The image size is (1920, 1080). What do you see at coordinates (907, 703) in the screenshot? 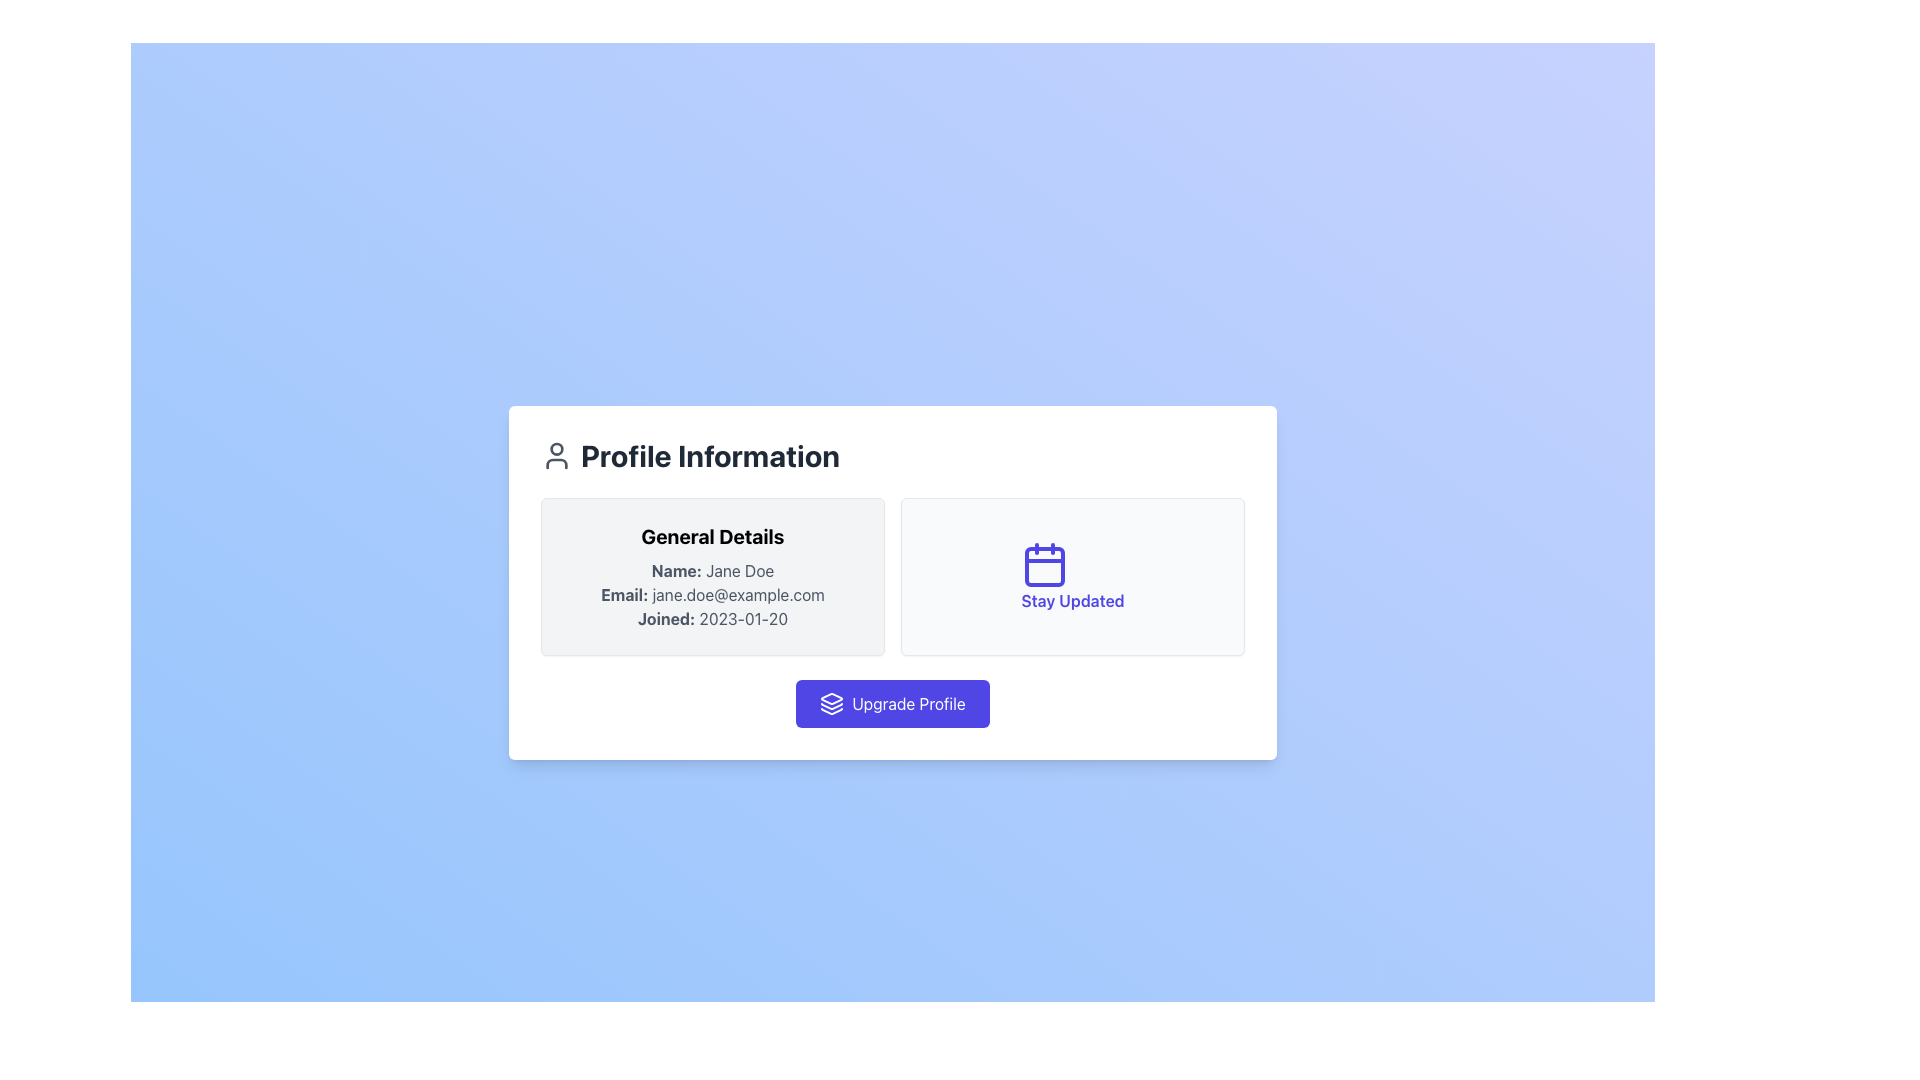
I see `the 'Upgrade Profile' button, which is a white text label on a vibrant blue button, positioned prominently below two information panels and to the right of an icon` at bounding box center [907, 703].